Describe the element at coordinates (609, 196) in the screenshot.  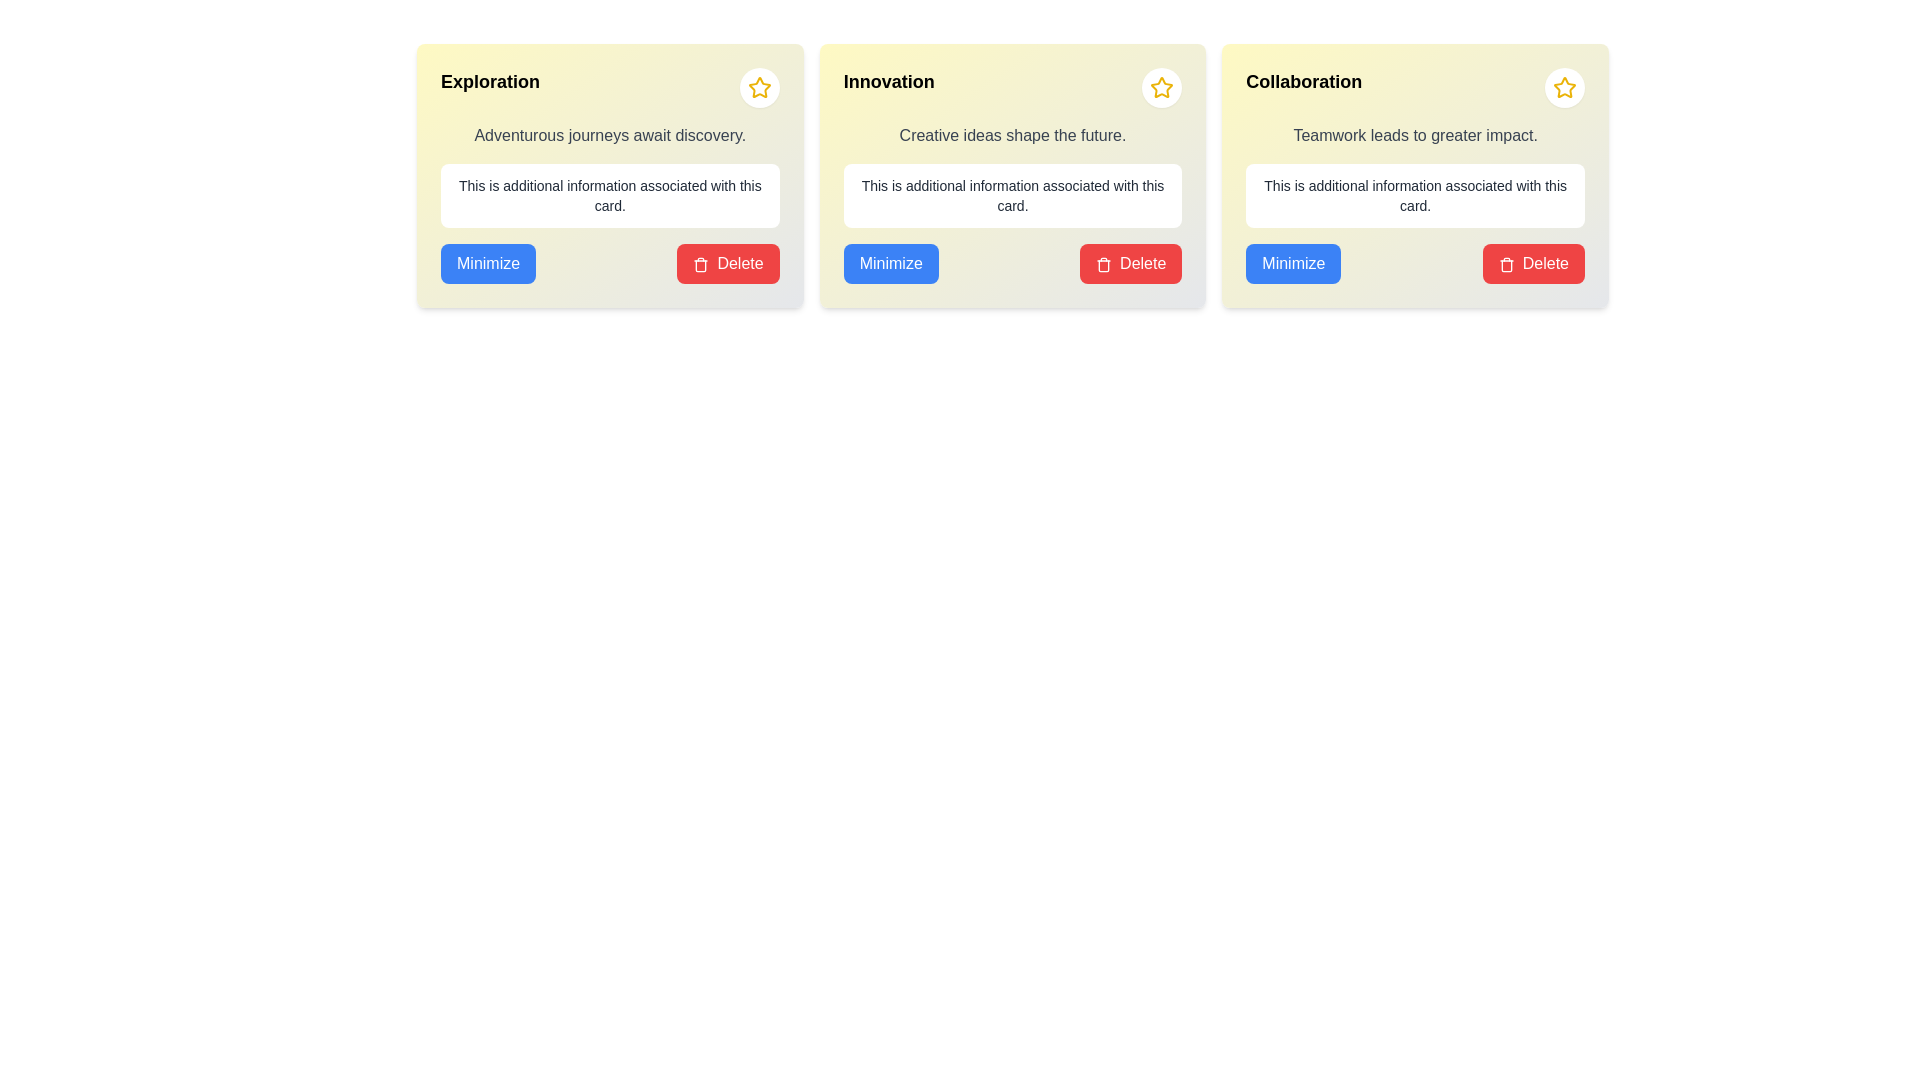
I see `the static text displaying 'This is additional information associated with this card.' located within the 'Exploration' card section` at that location.